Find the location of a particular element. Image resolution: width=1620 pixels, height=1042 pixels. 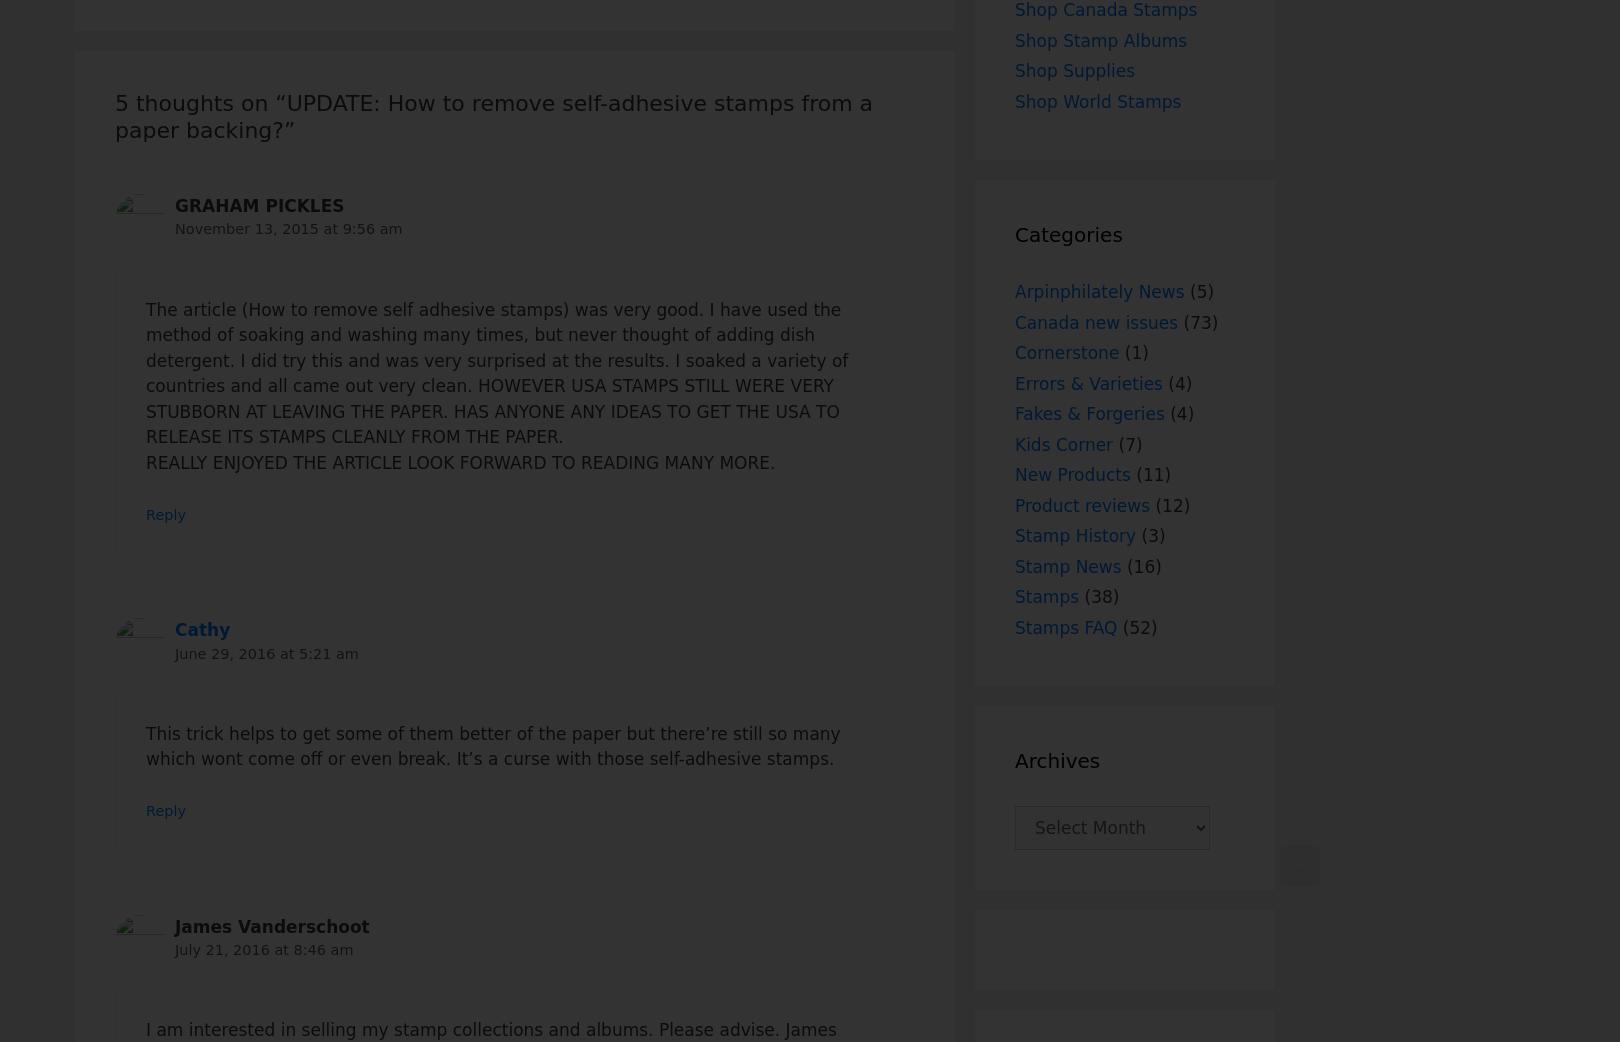

'Fakes & Forgeries' is located at coordinates (1088, 412).